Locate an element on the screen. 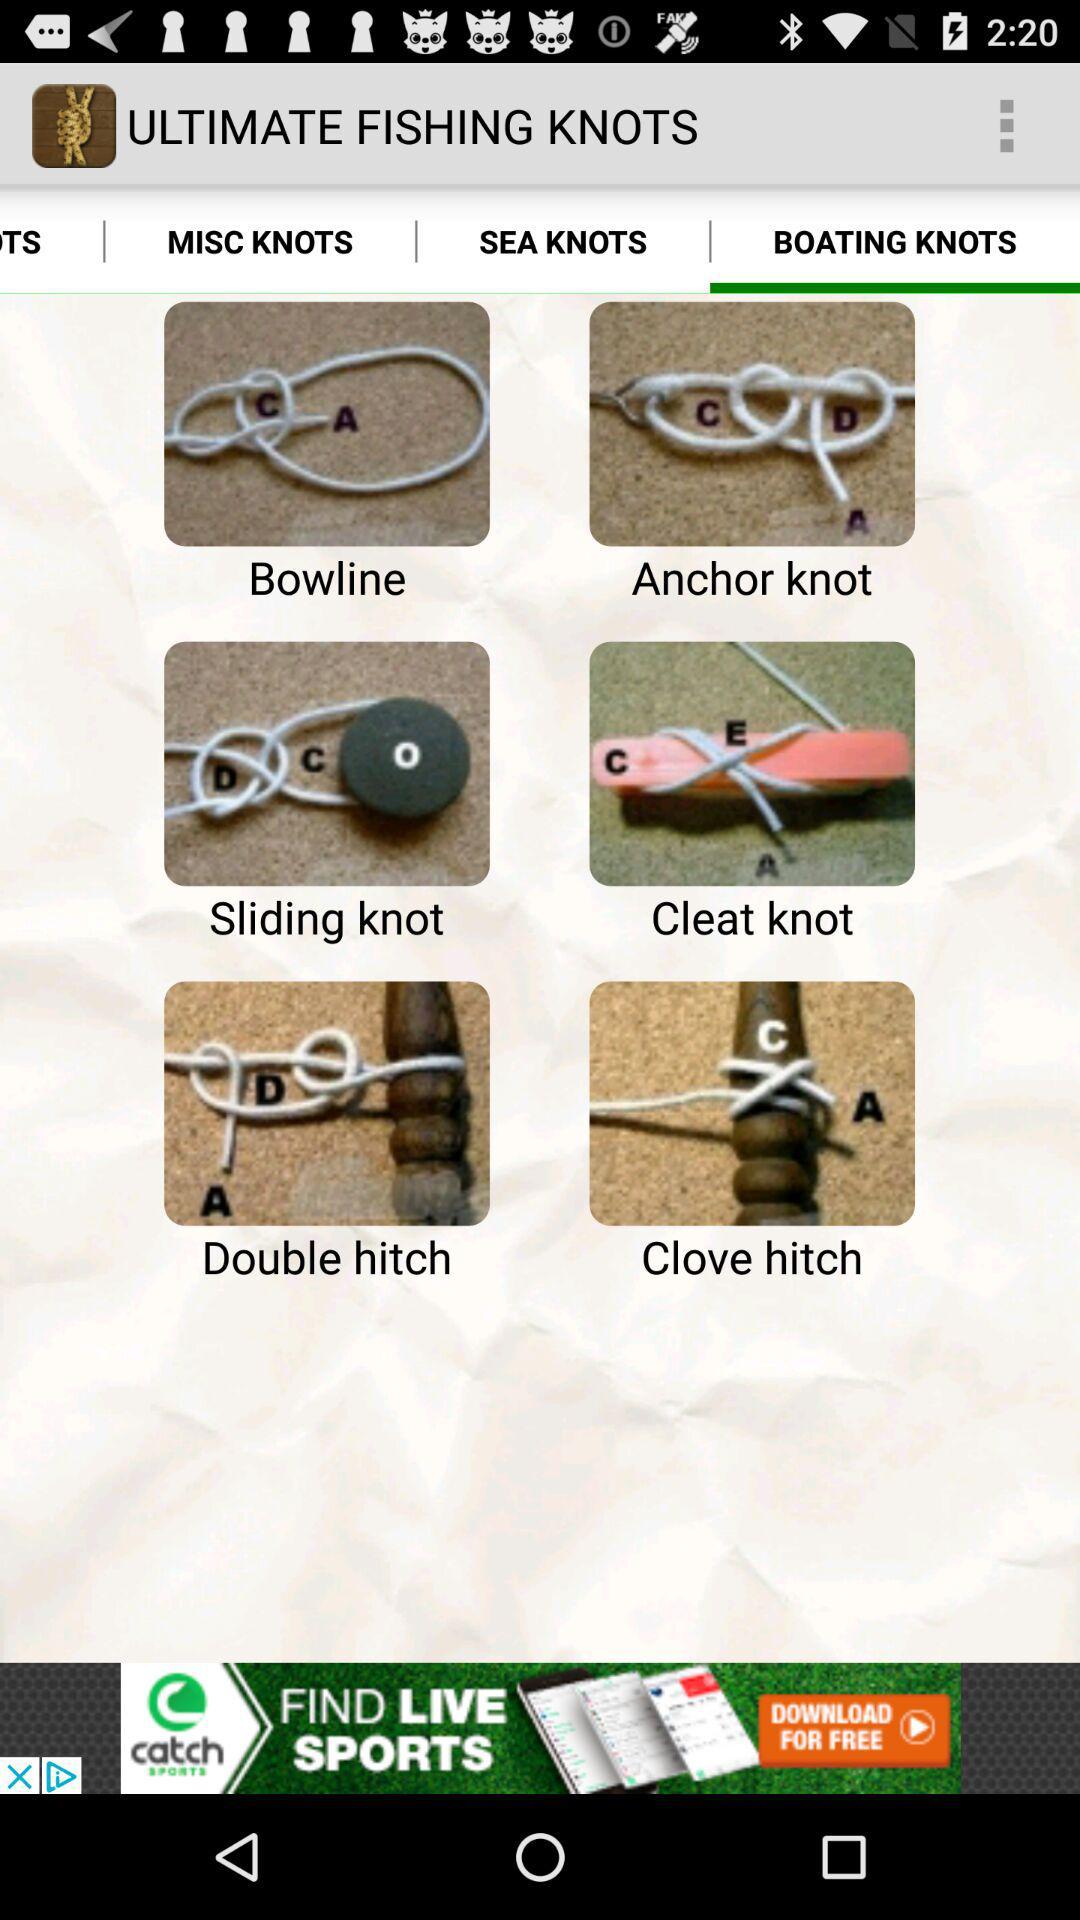  anchor knot instructions is located at coordinates (752, 423).